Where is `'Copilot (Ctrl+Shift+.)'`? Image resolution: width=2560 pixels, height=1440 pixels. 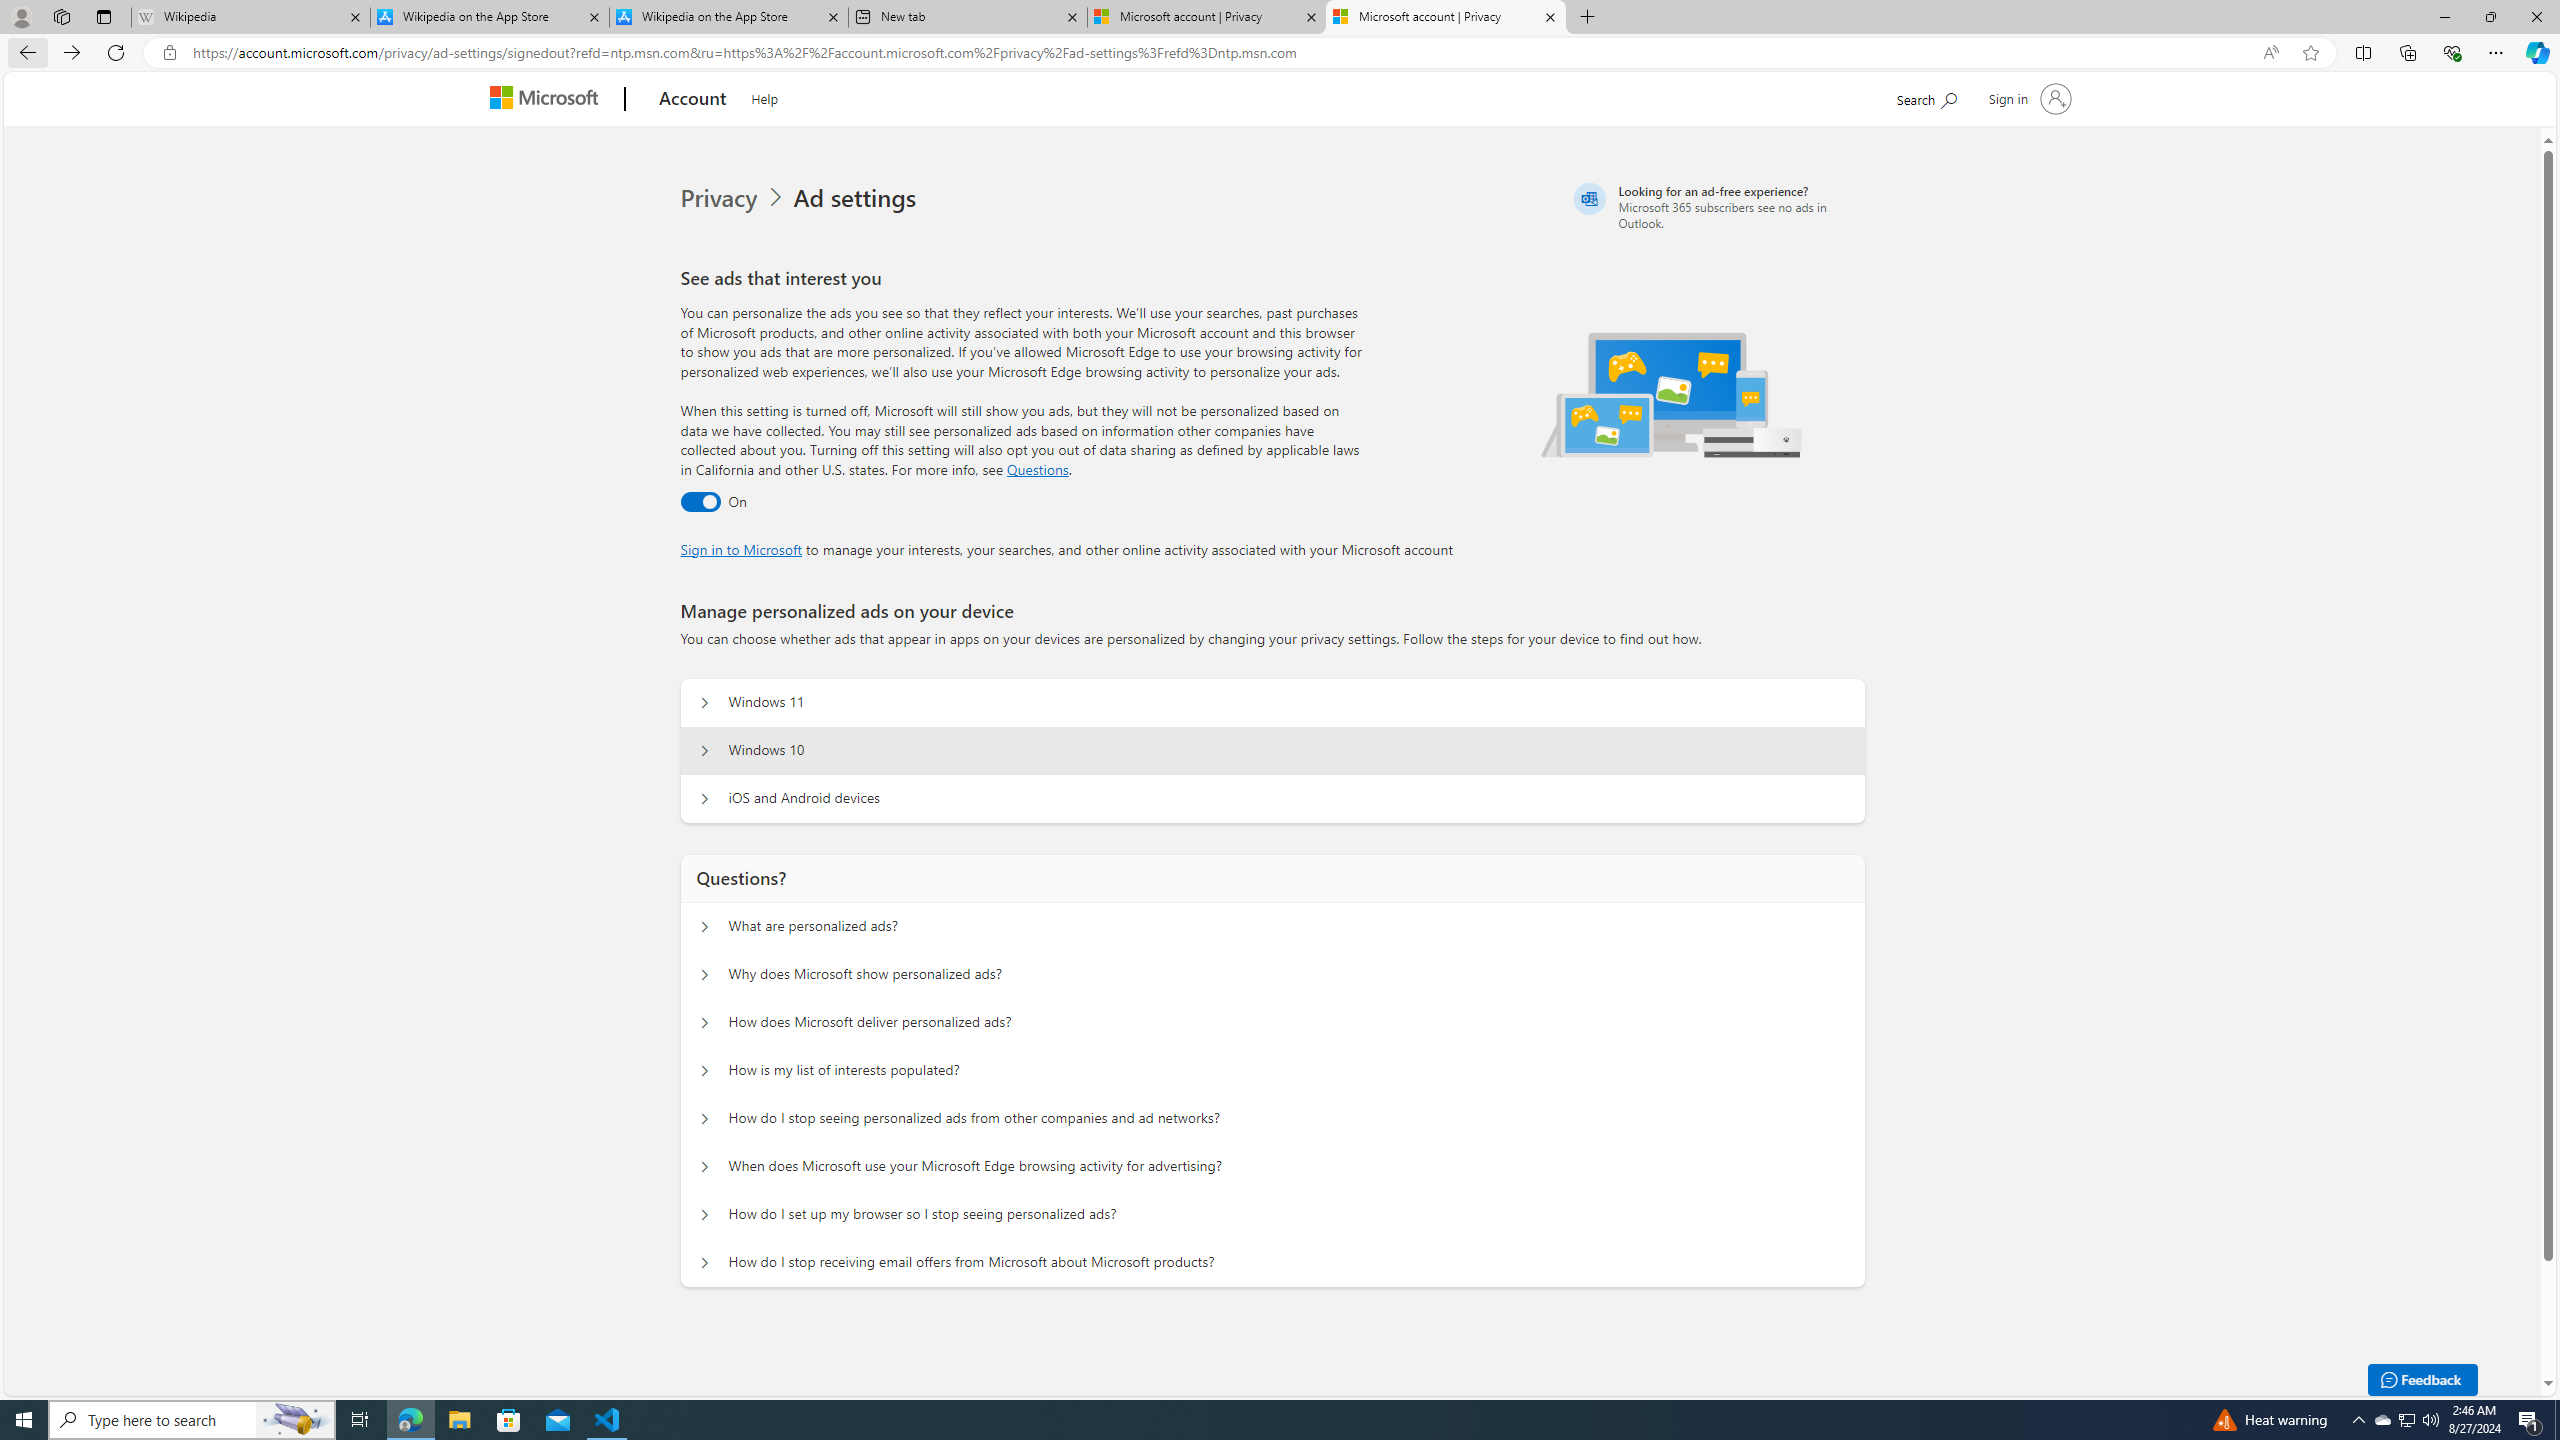
'Copilot (Ctrl+Shift+.)' is located at coordinates (2535, 51).